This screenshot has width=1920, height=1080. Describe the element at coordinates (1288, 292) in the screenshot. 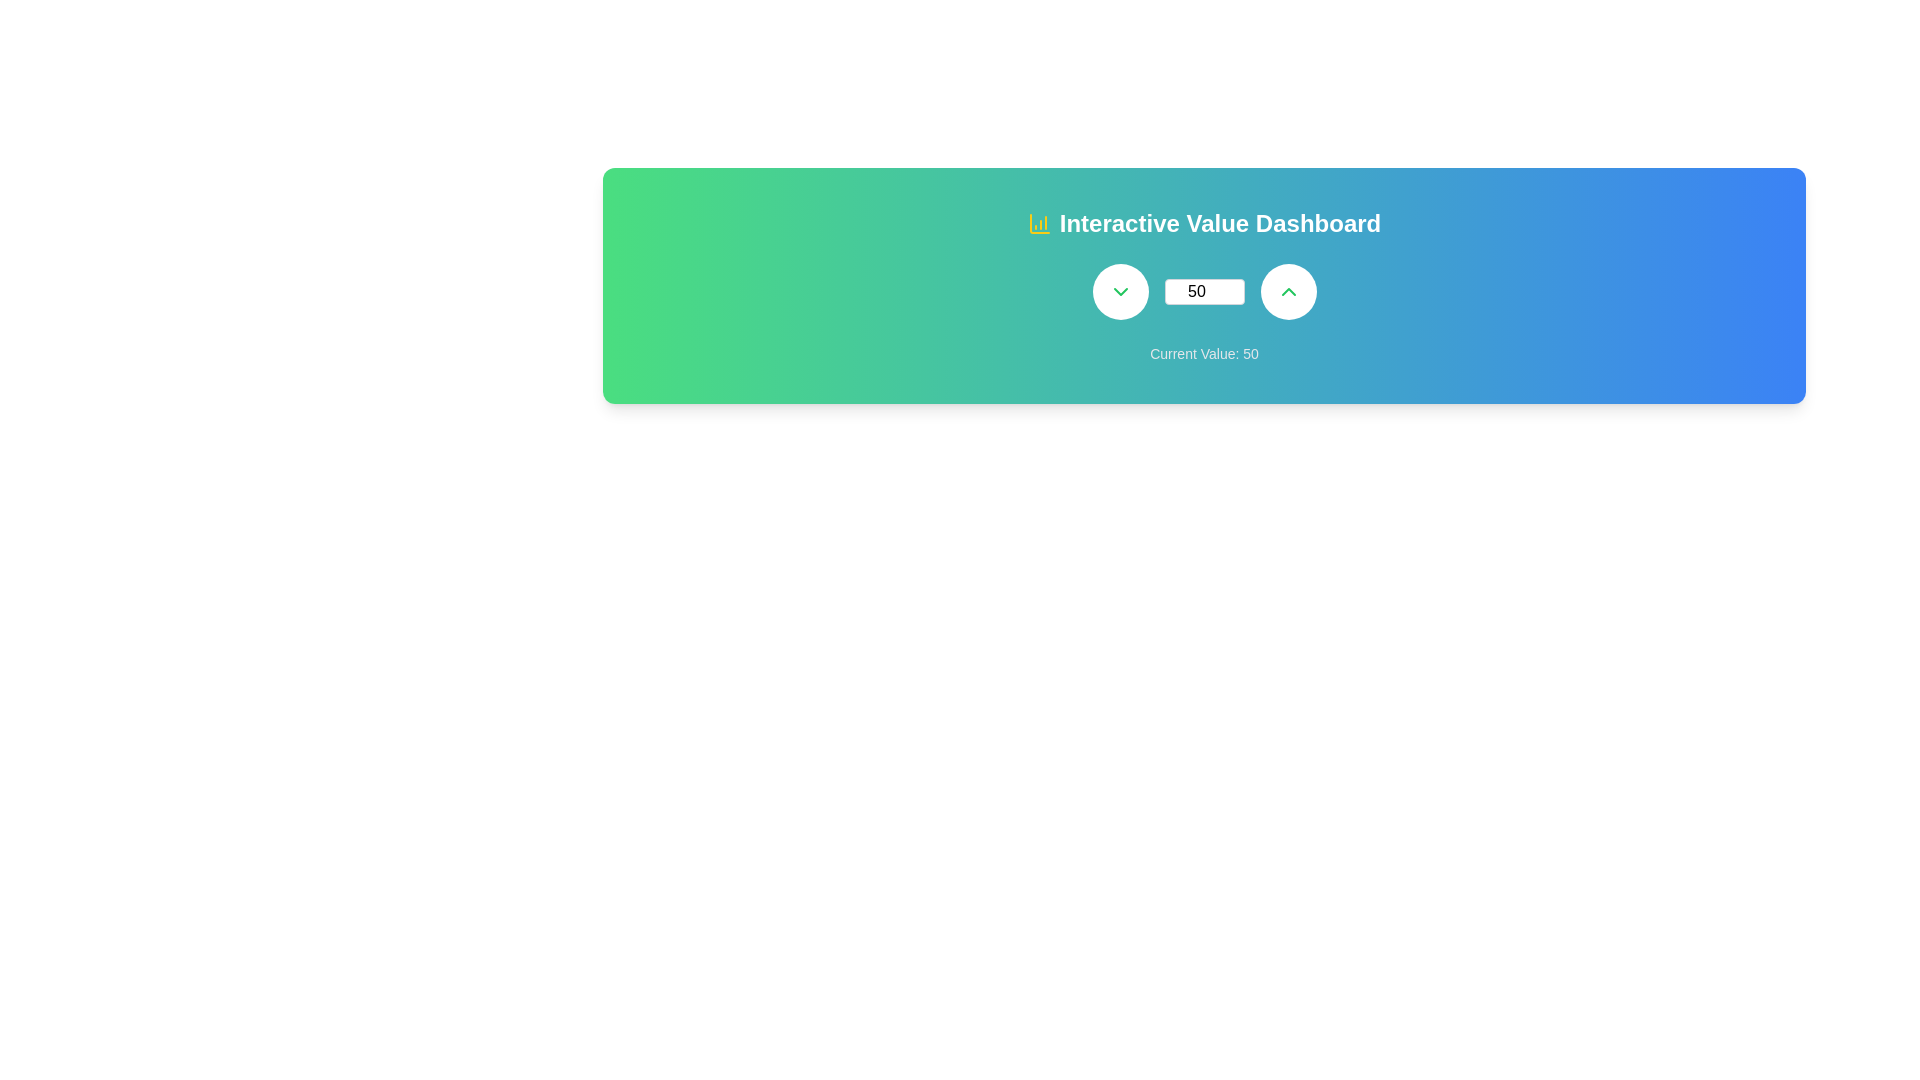

I see `the chevron icon centered inside the circular button on the right side of the horizontal interface bar` at that location.